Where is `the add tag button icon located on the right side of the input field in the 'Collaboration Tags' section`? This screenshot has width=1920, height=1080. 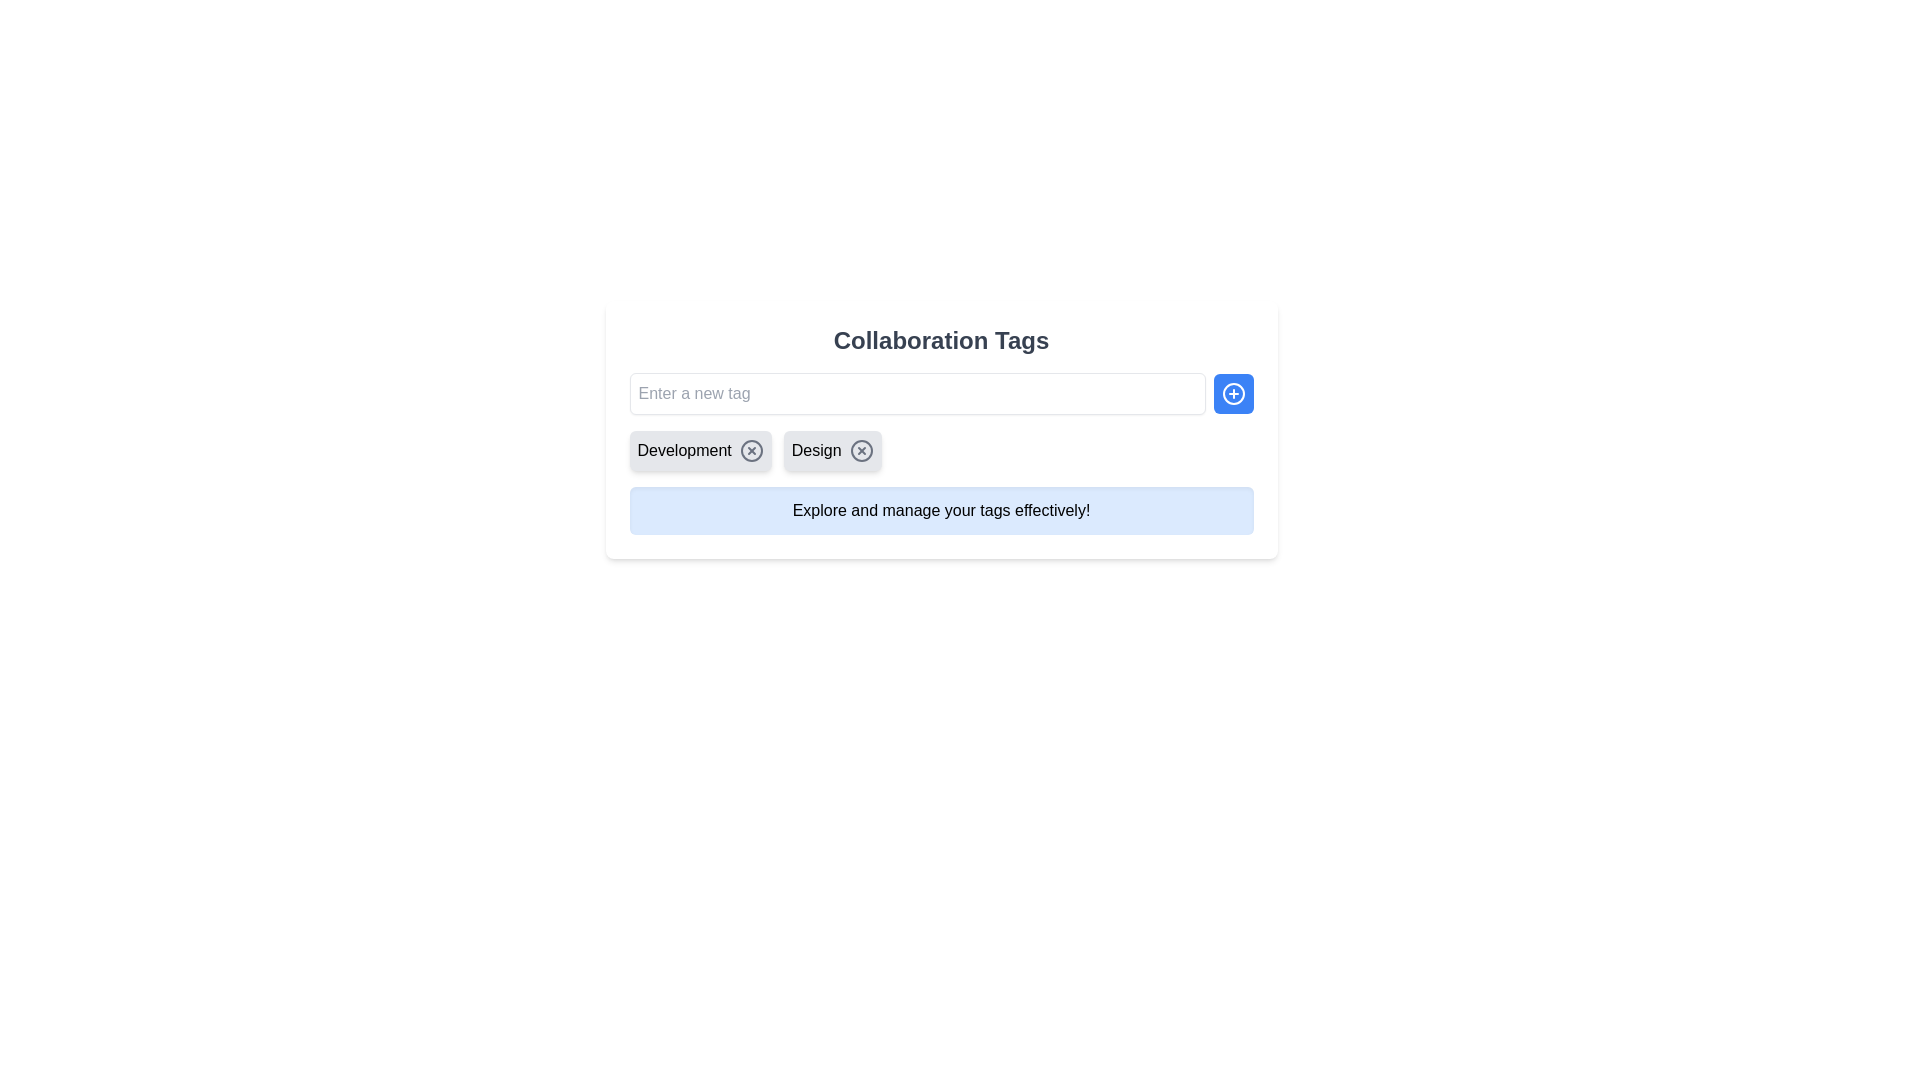 the add tag button icon located on the right side of the input field in the 'Collaboration Tags' section is located at coordinates (1232, 393).